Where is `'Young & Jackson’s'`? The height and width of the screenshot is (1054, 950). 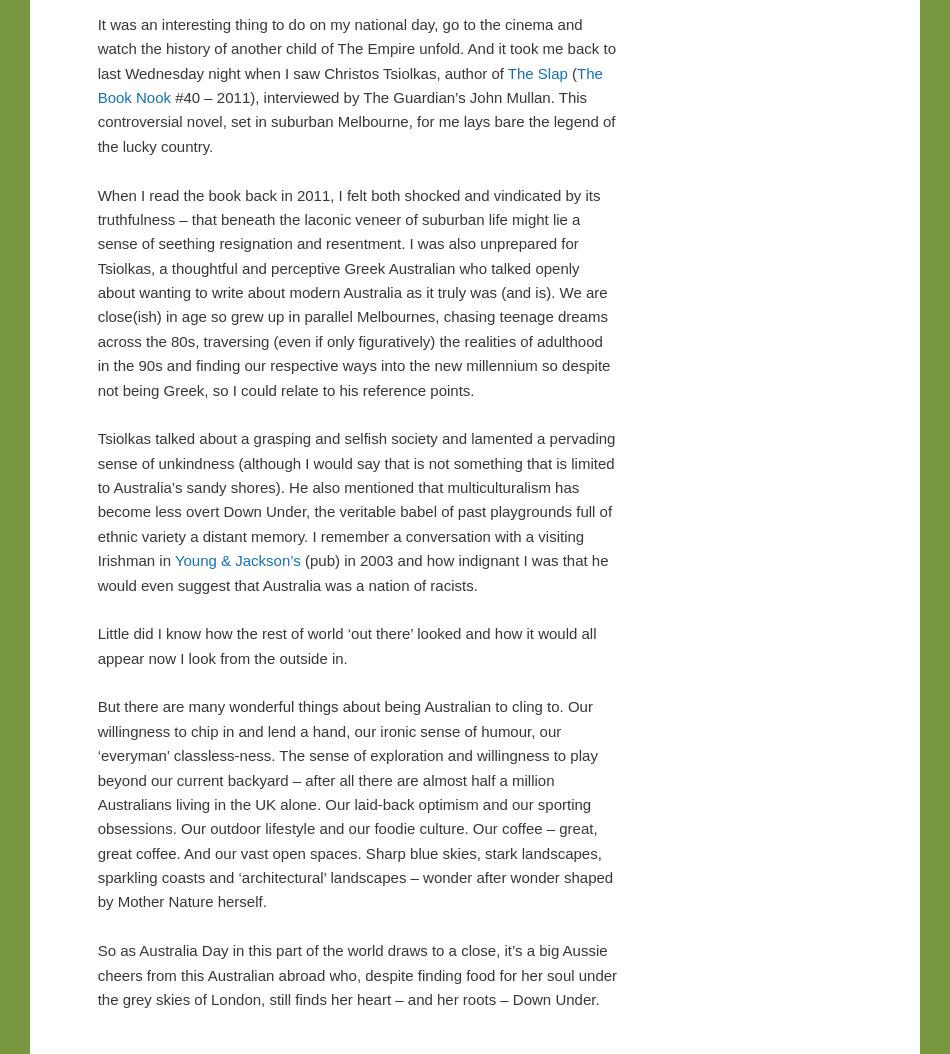 'Young & Jackson’s' is located at coordinates (237, 560).